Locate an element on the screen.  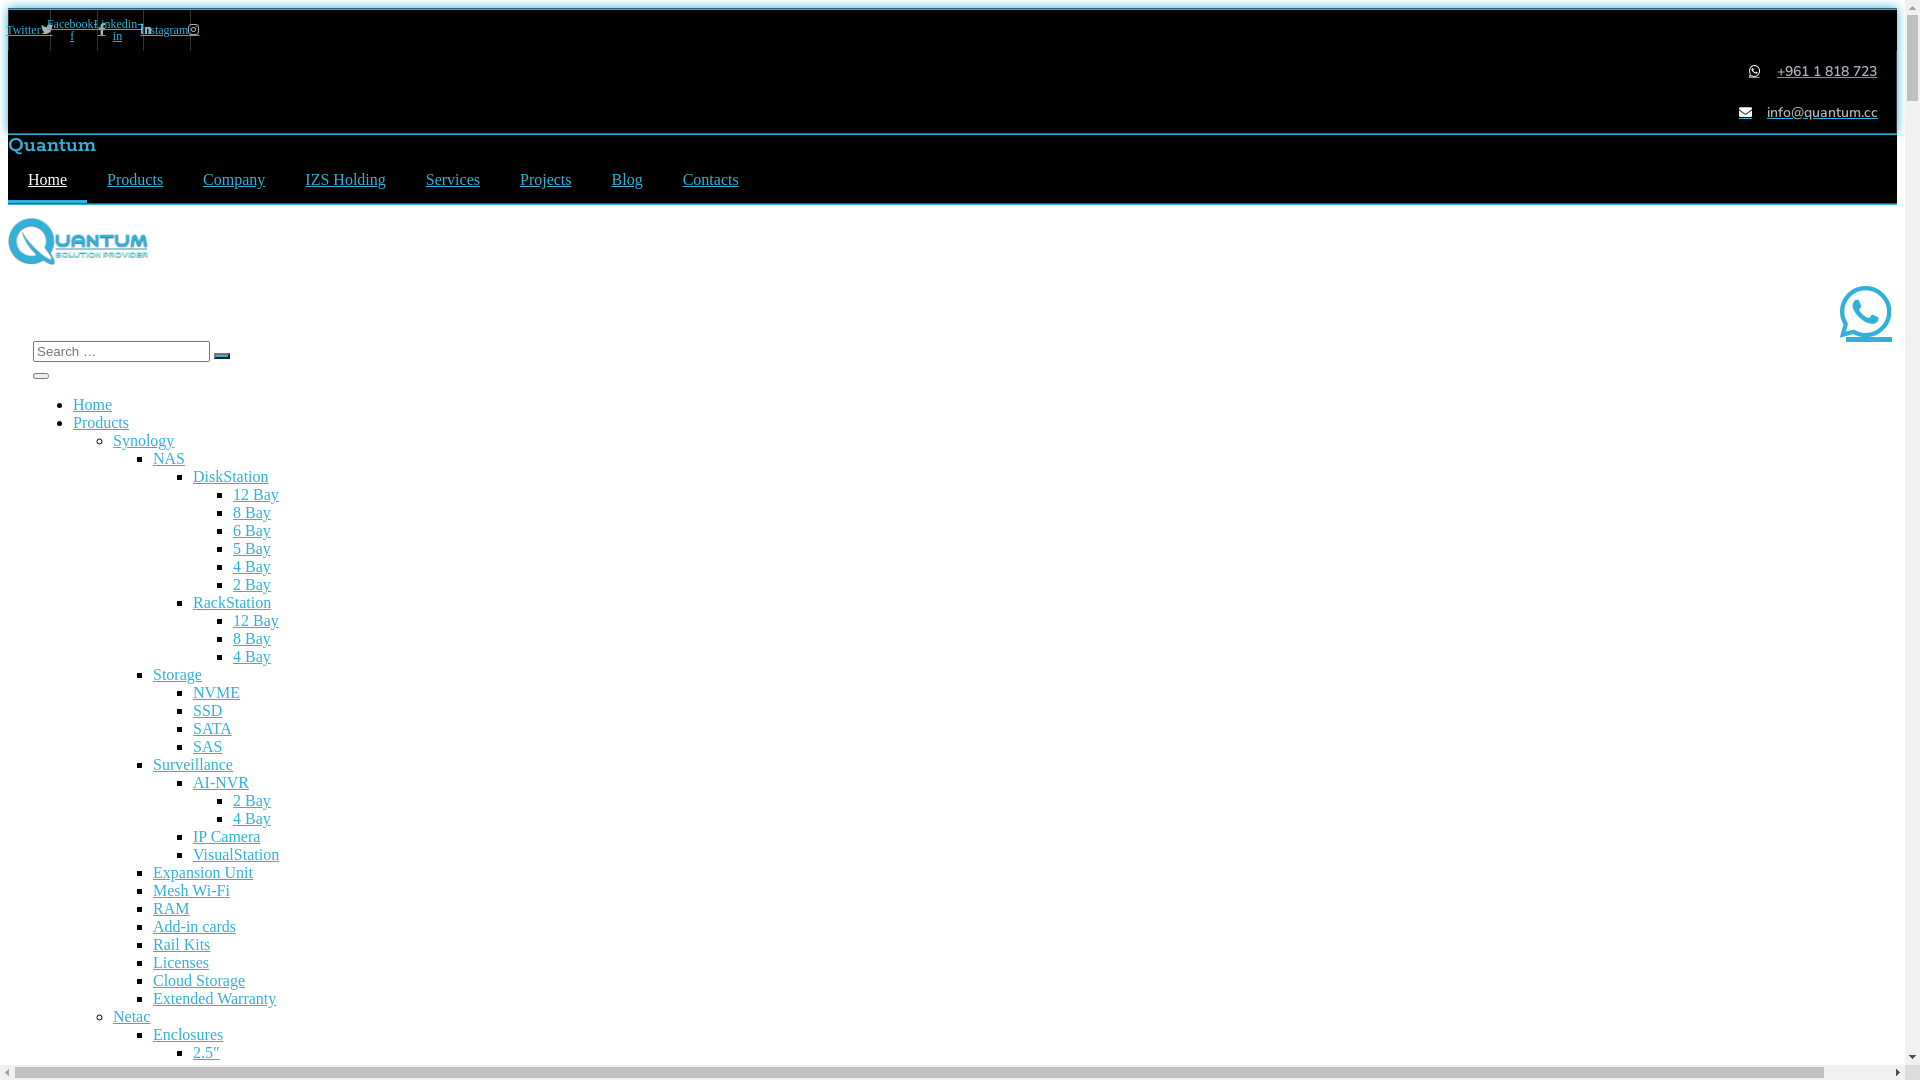
'Licenses' is located at coordinates (152, 961).